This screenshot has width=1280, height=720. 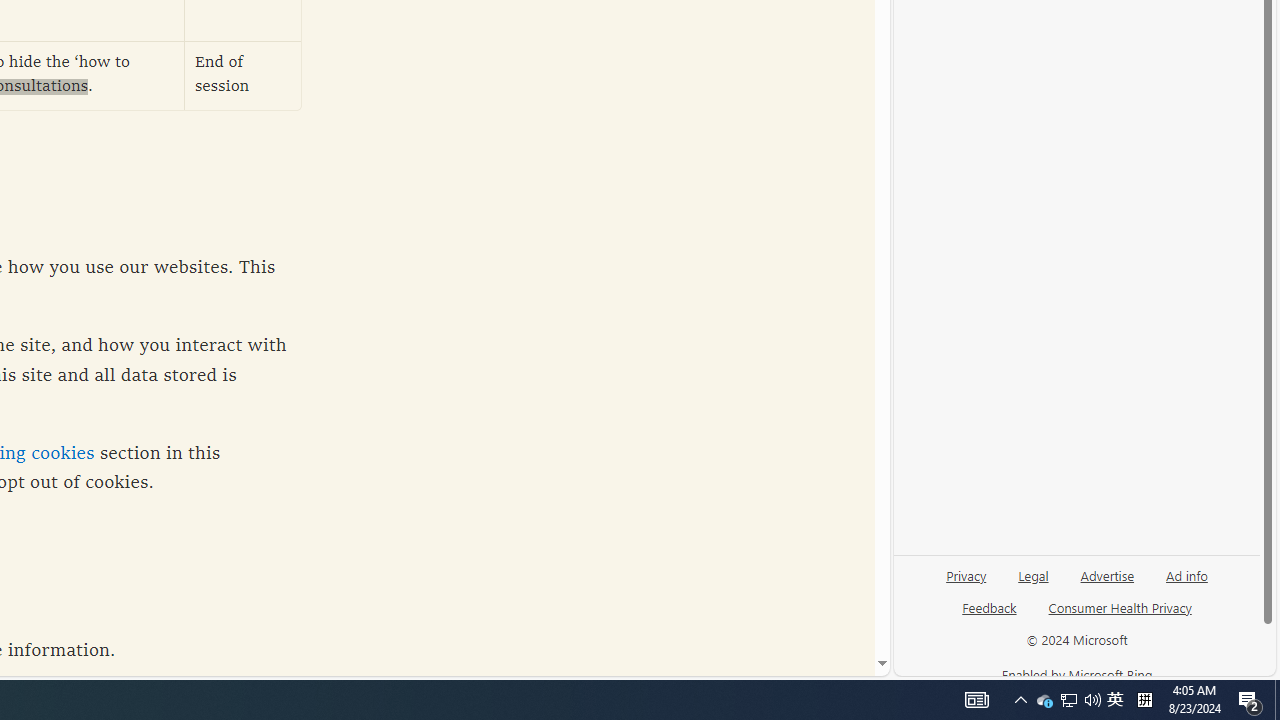 What do you see at coordinates (1187, 574) in the screenshot?
I see `'Ad info'` at bounding box center [1187, 574].